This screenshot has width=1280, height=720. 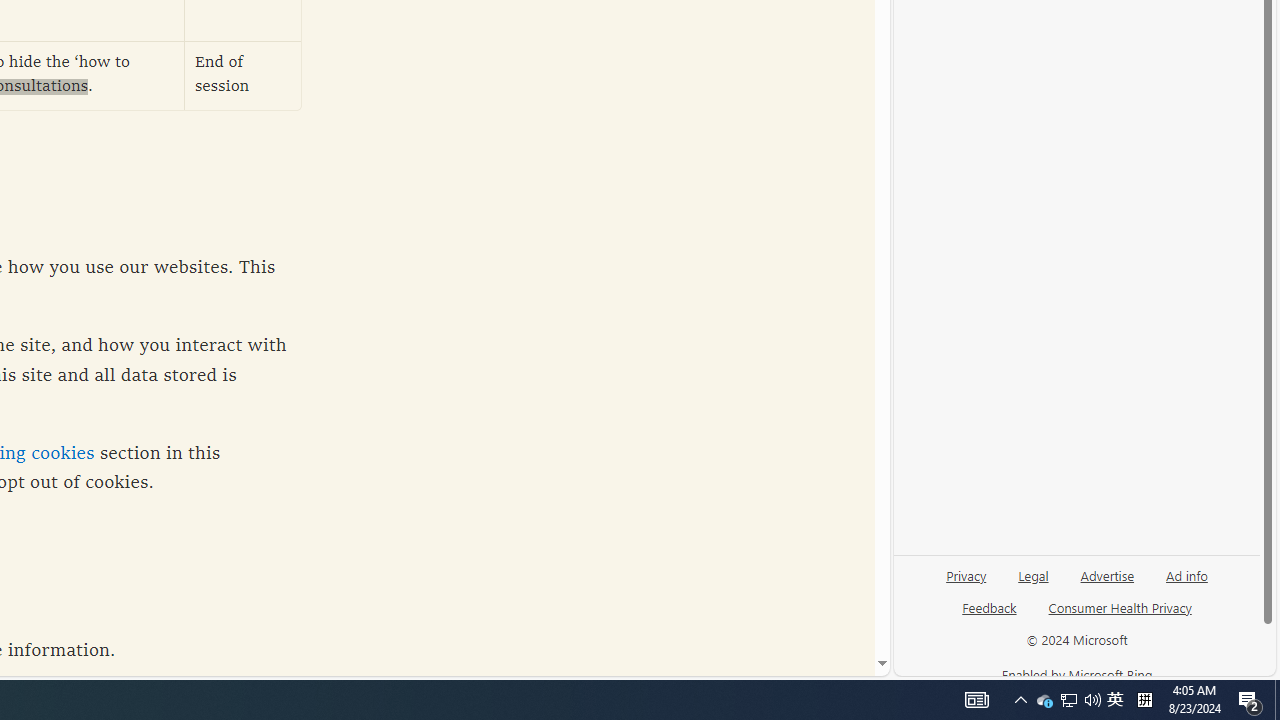 What do you see at coordinates (1187, 574) in the screenshot?
I see `'Ad info'` at bounding box center [1187, 574].